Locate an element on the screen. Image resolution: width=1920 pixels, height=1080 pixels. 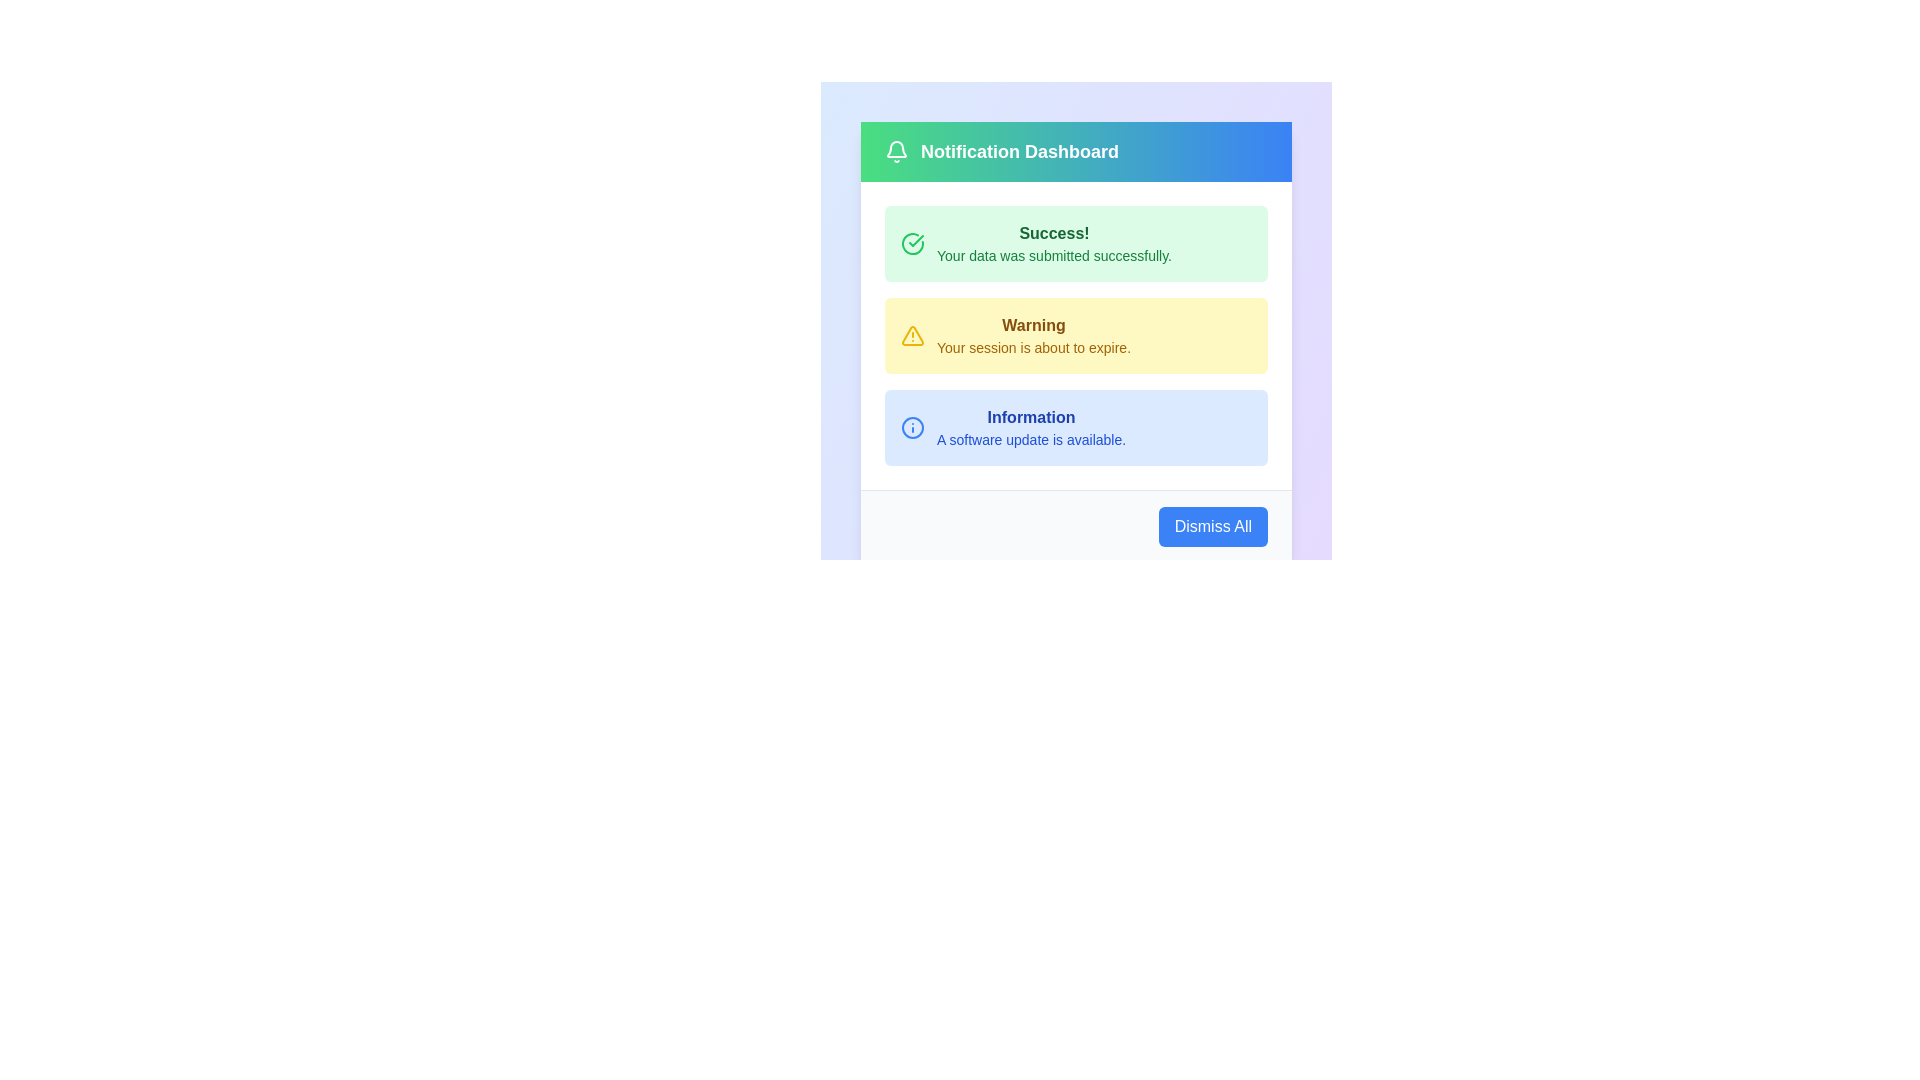
the 'Notification Dashboard' text label displayed in white, bold, large font at the top of the interface is located at coordinates (1019, 150).